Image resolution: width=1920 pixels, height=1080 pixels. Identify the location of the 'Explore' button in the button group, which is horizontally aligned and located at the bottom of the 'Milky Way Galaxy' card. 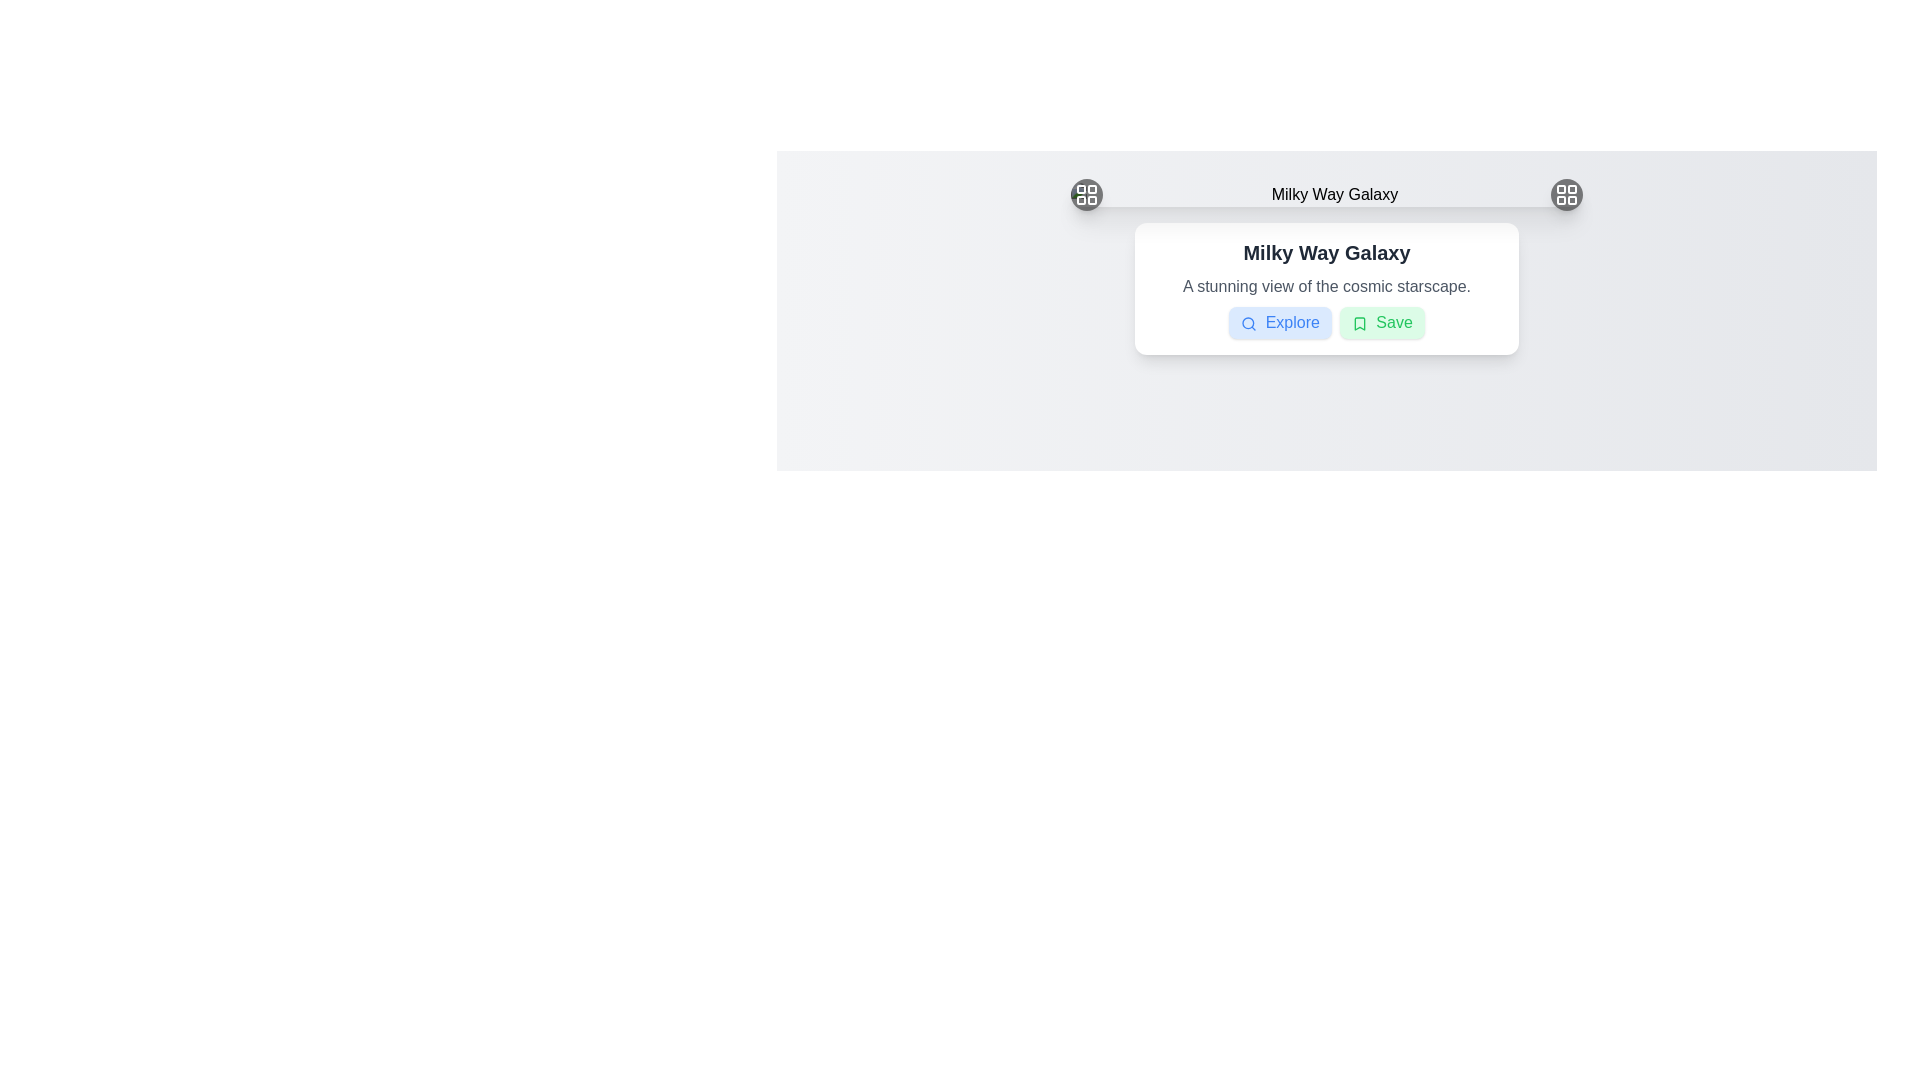
(1326, 322).